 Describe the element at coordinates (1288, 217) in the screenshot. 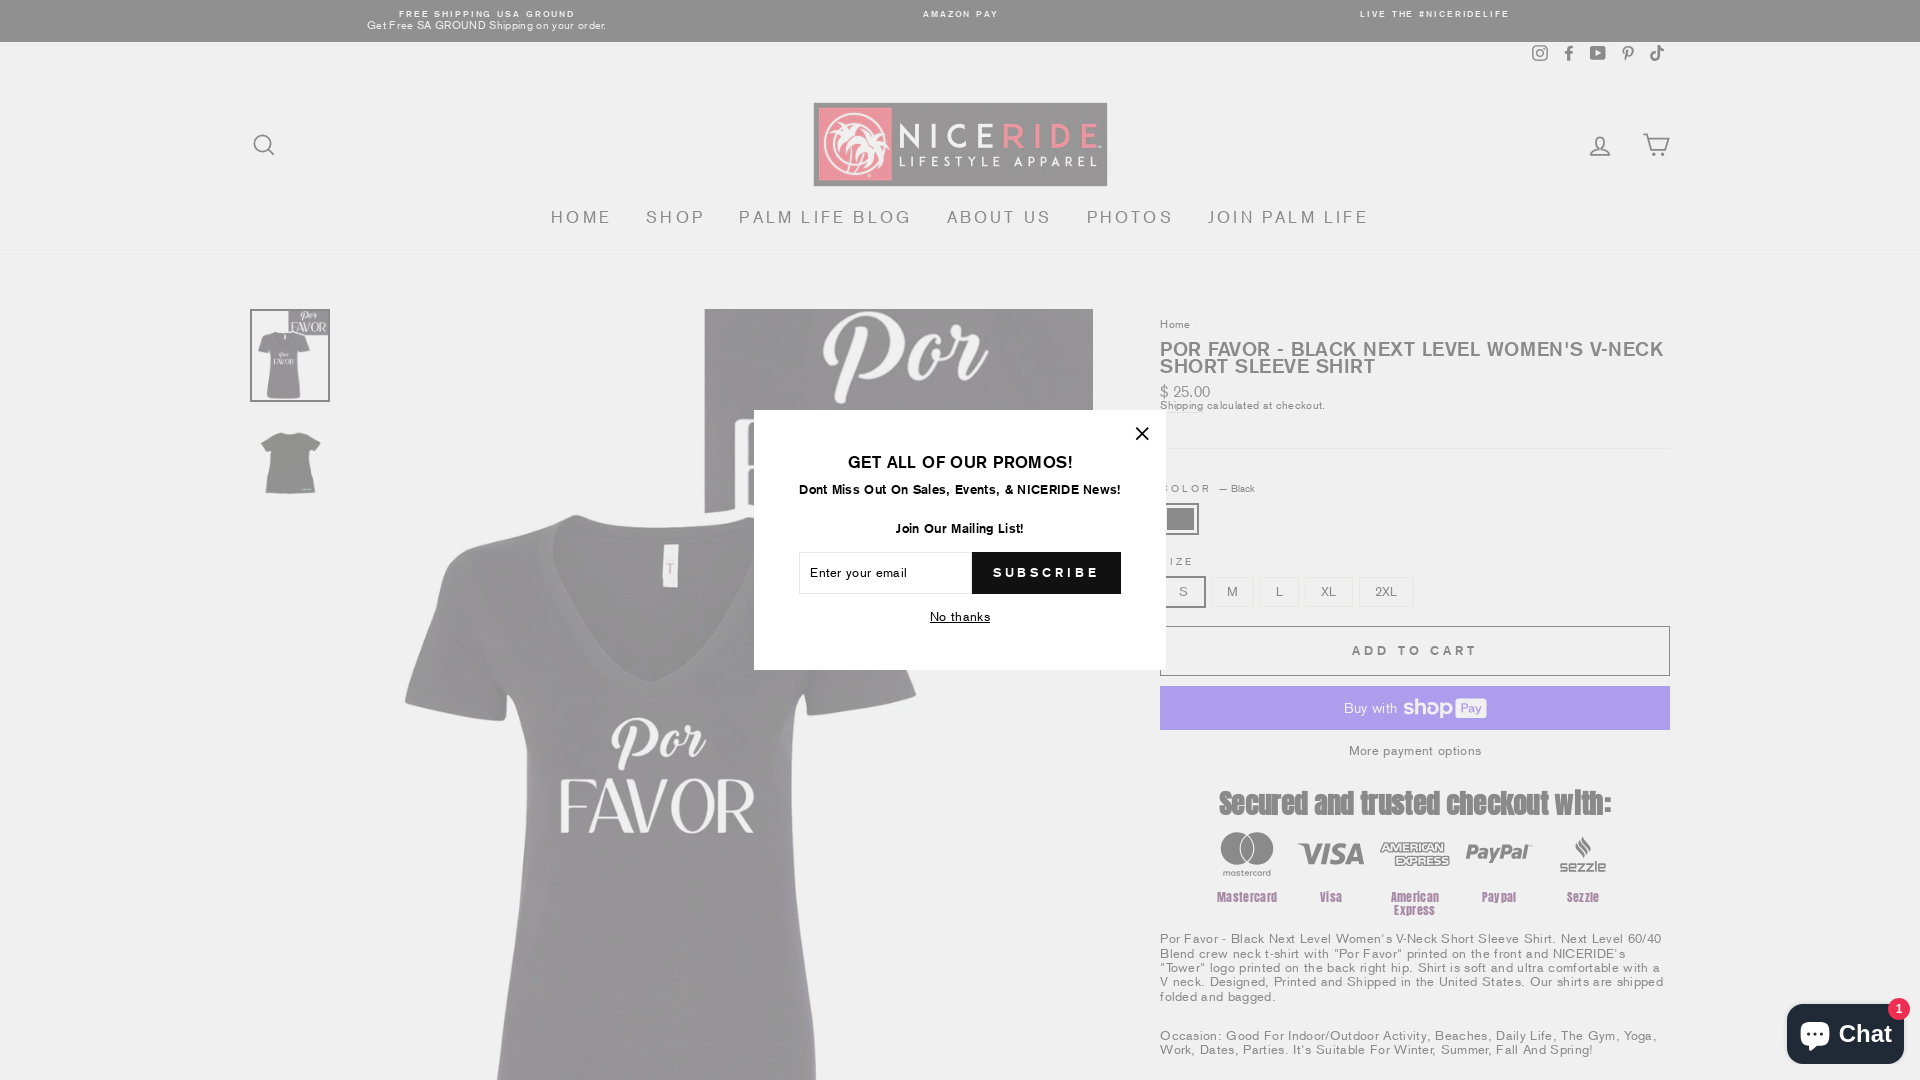

I see `'JOIN PALM LIFE'` at that location.